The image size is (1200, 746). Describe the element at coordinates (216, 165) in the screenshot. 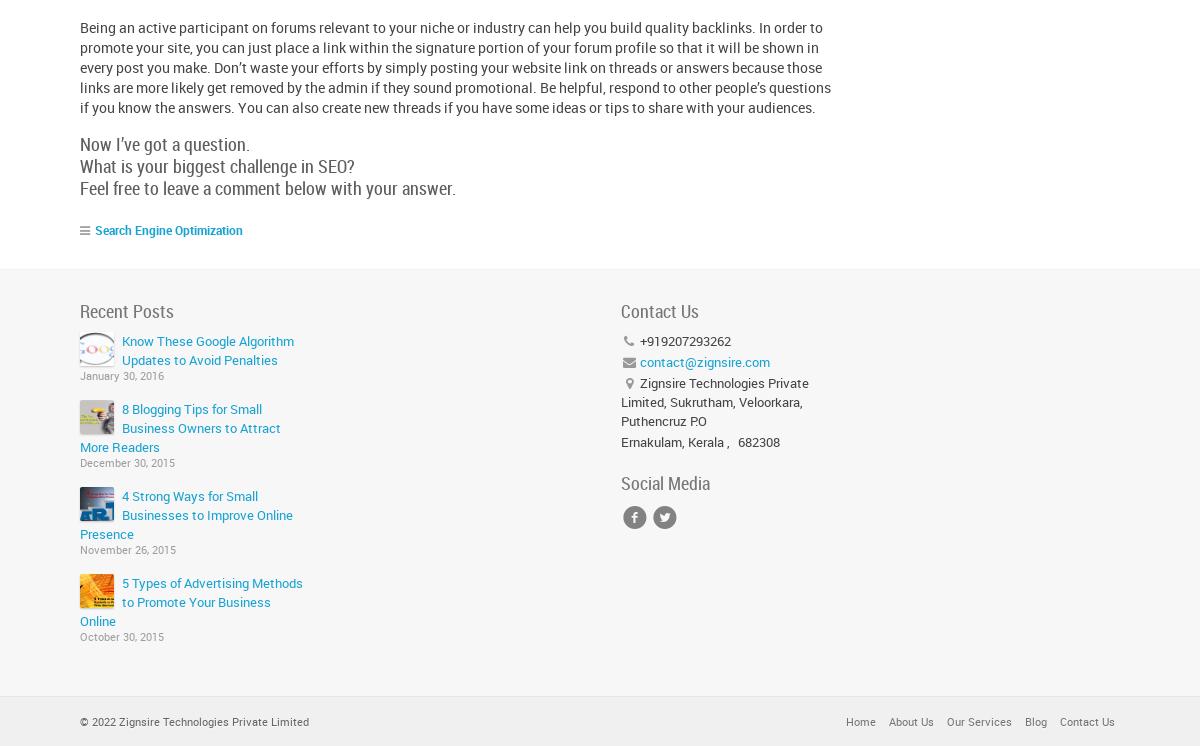

I see `'What is your biggest challenge in SEO?'` at that location.